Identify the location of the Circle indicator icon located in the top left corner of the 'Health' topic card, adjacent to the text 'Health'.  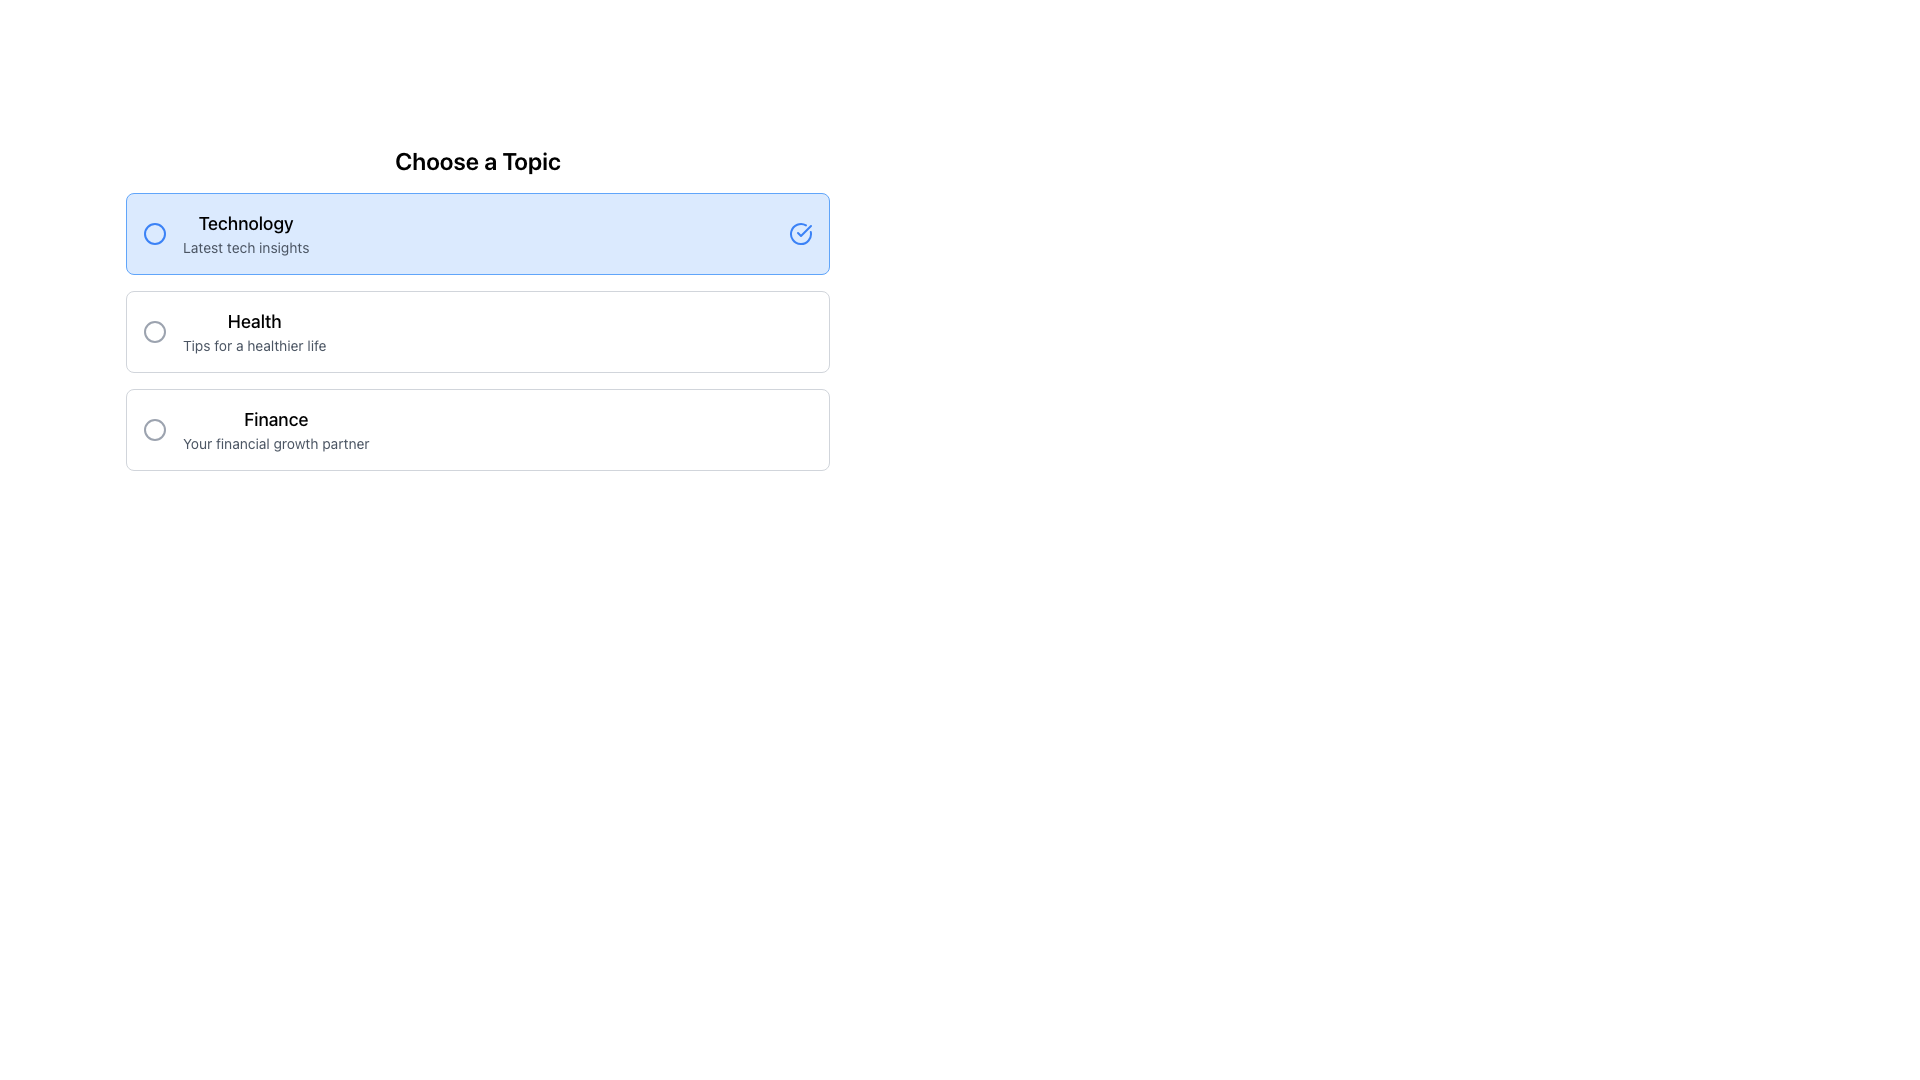
(153, 330).